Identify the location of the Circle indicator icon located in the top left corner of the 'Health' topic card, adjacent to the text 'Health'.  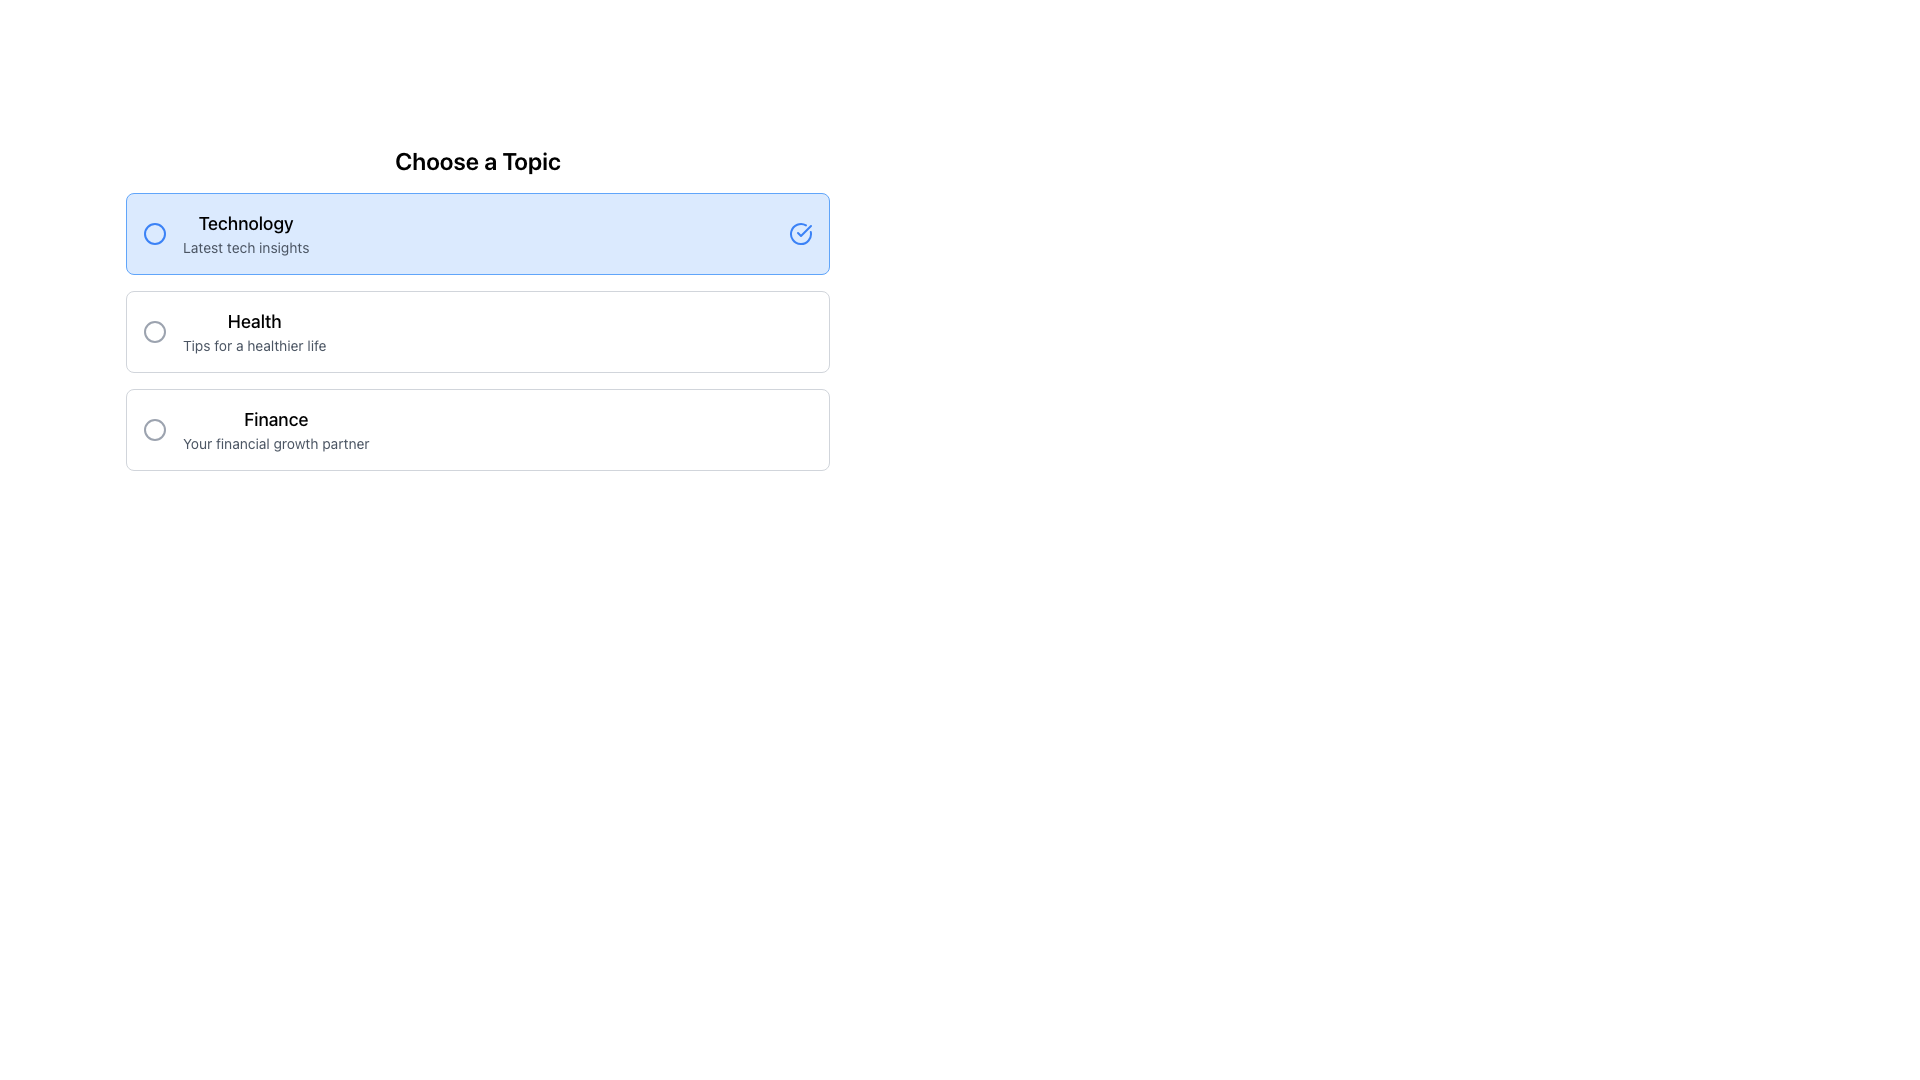
(153, 330).